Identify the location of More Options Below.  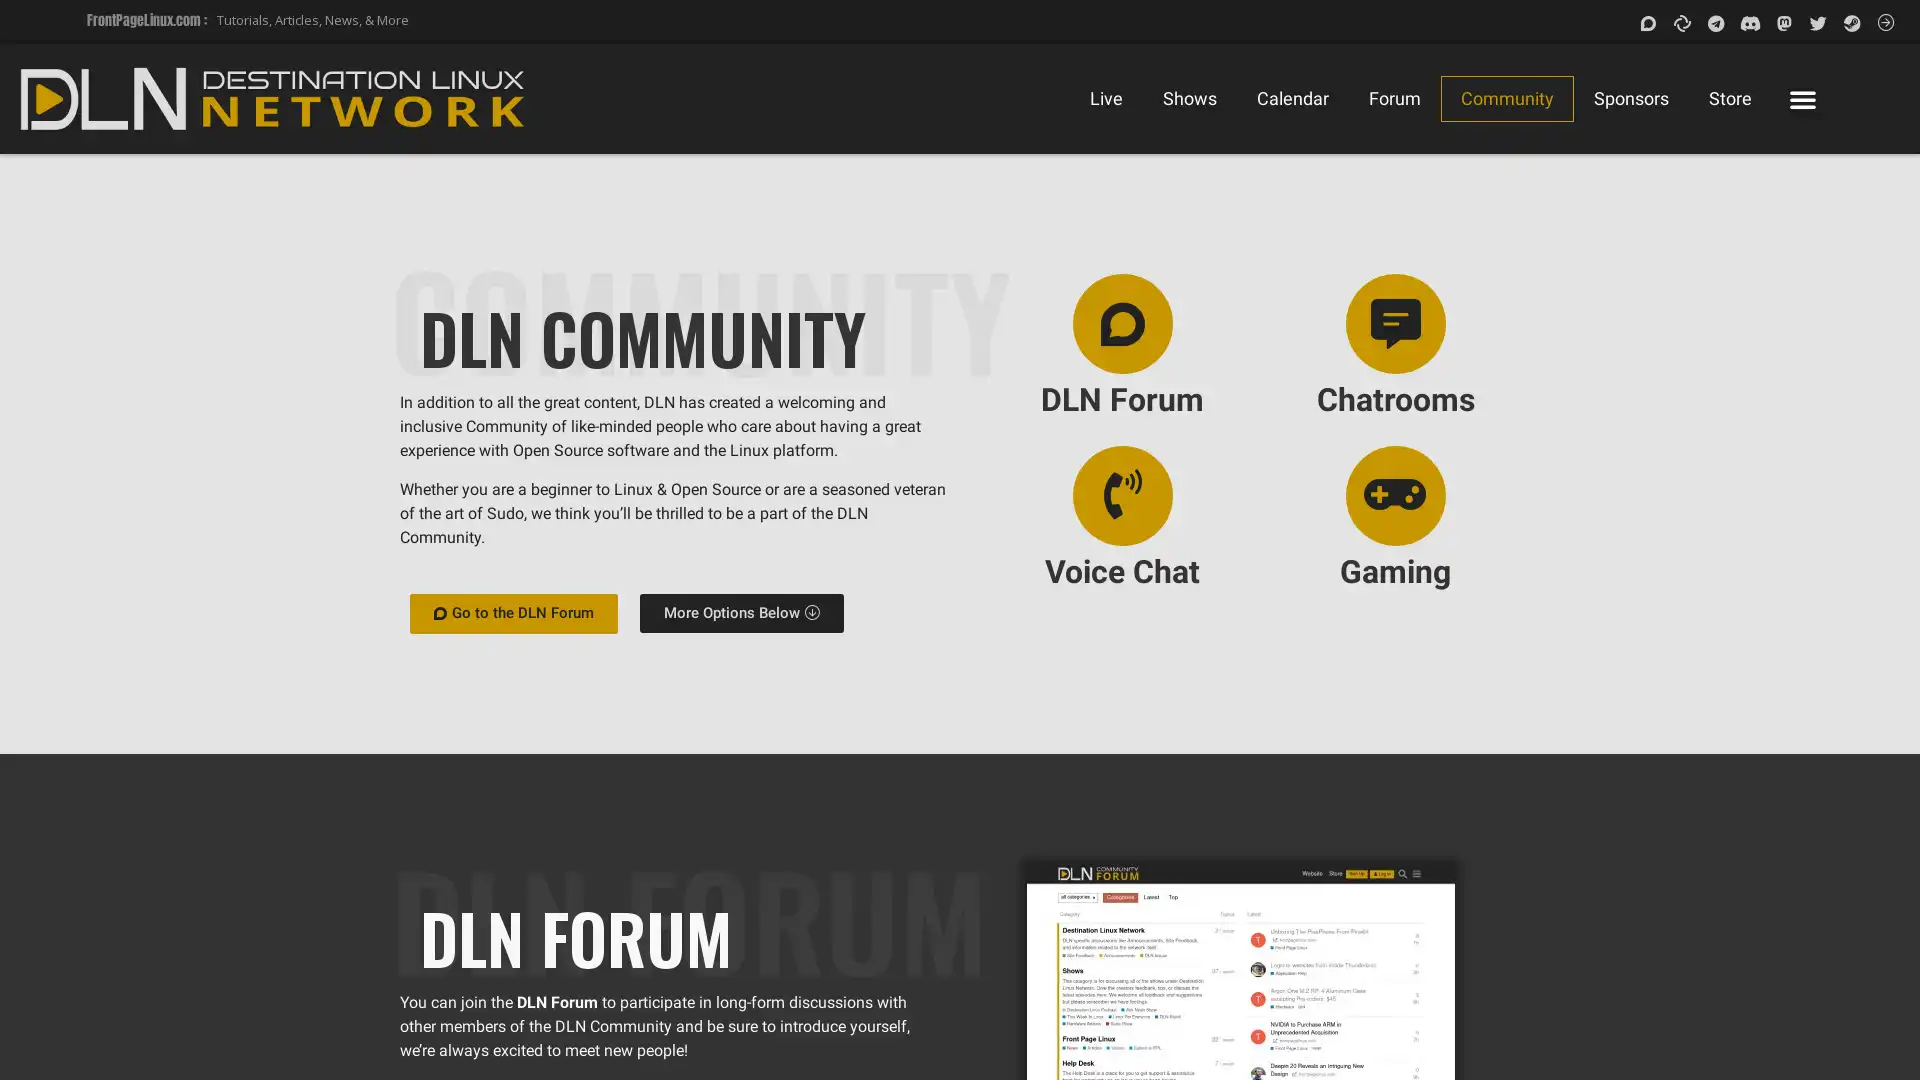
(739, 611).